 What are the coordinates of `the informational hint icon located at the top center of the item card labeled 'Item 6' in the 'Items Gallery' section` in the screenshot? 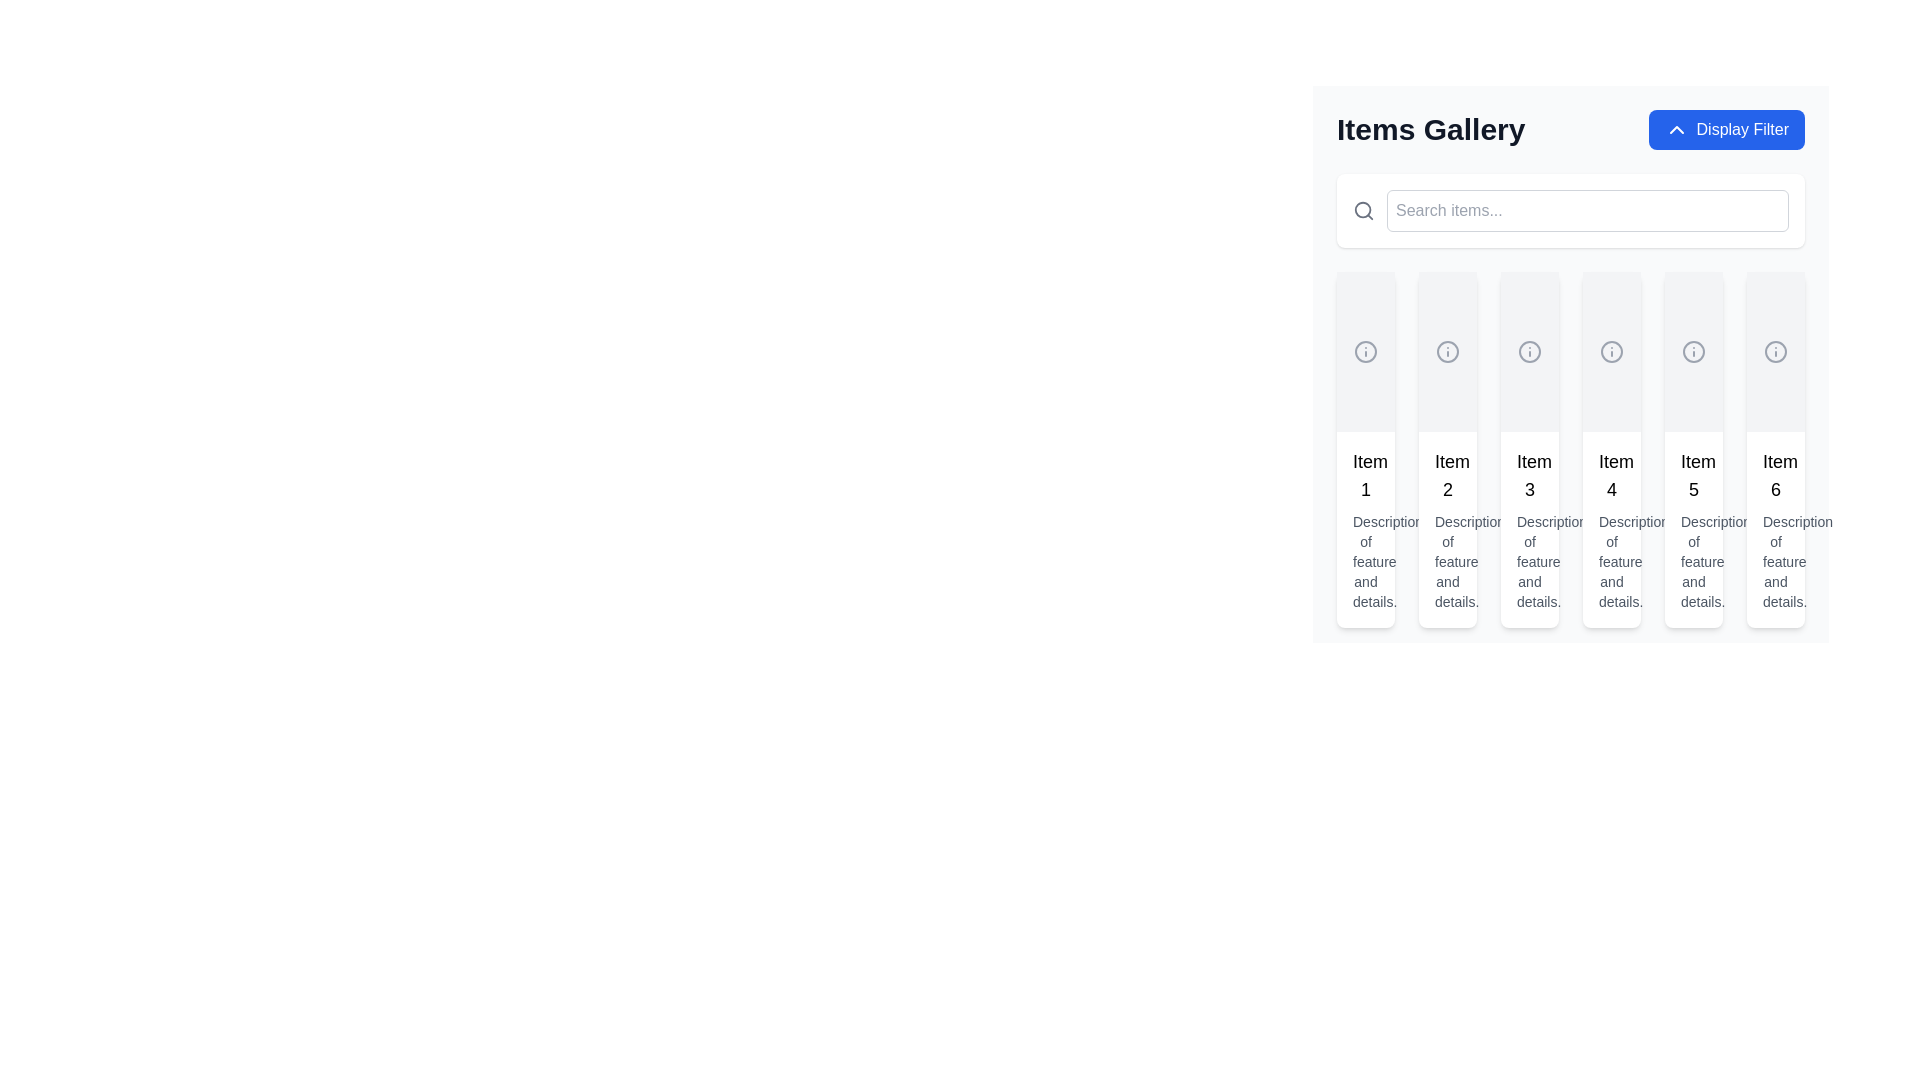 It's located at (1776, 350).